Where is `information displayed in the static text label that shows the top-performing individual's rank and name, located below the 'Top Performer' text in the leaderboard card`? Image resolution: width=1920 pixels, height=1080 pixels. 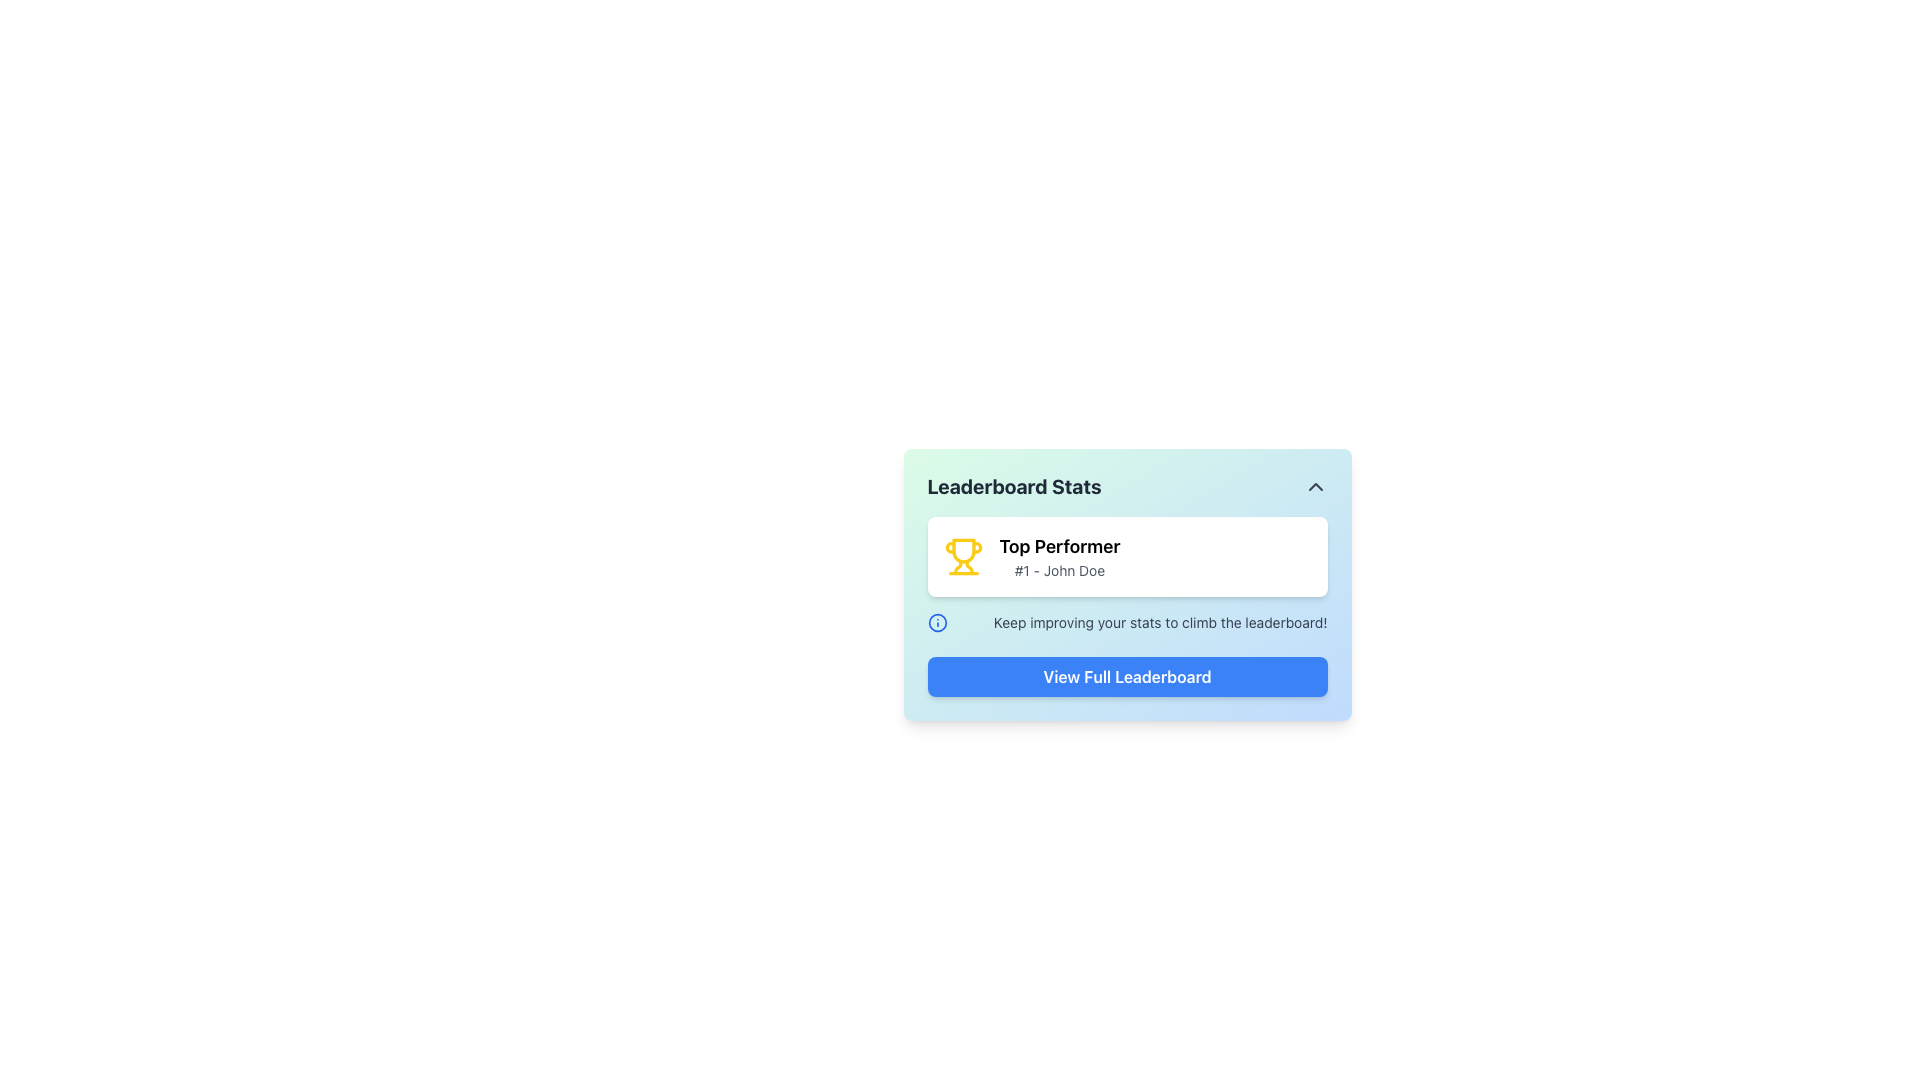
information displayed in the static text label that shows the top-performing individual's rank and name, located below the 'Top Performer' text in the leaderboard card is located at coordinates (1059, 570).